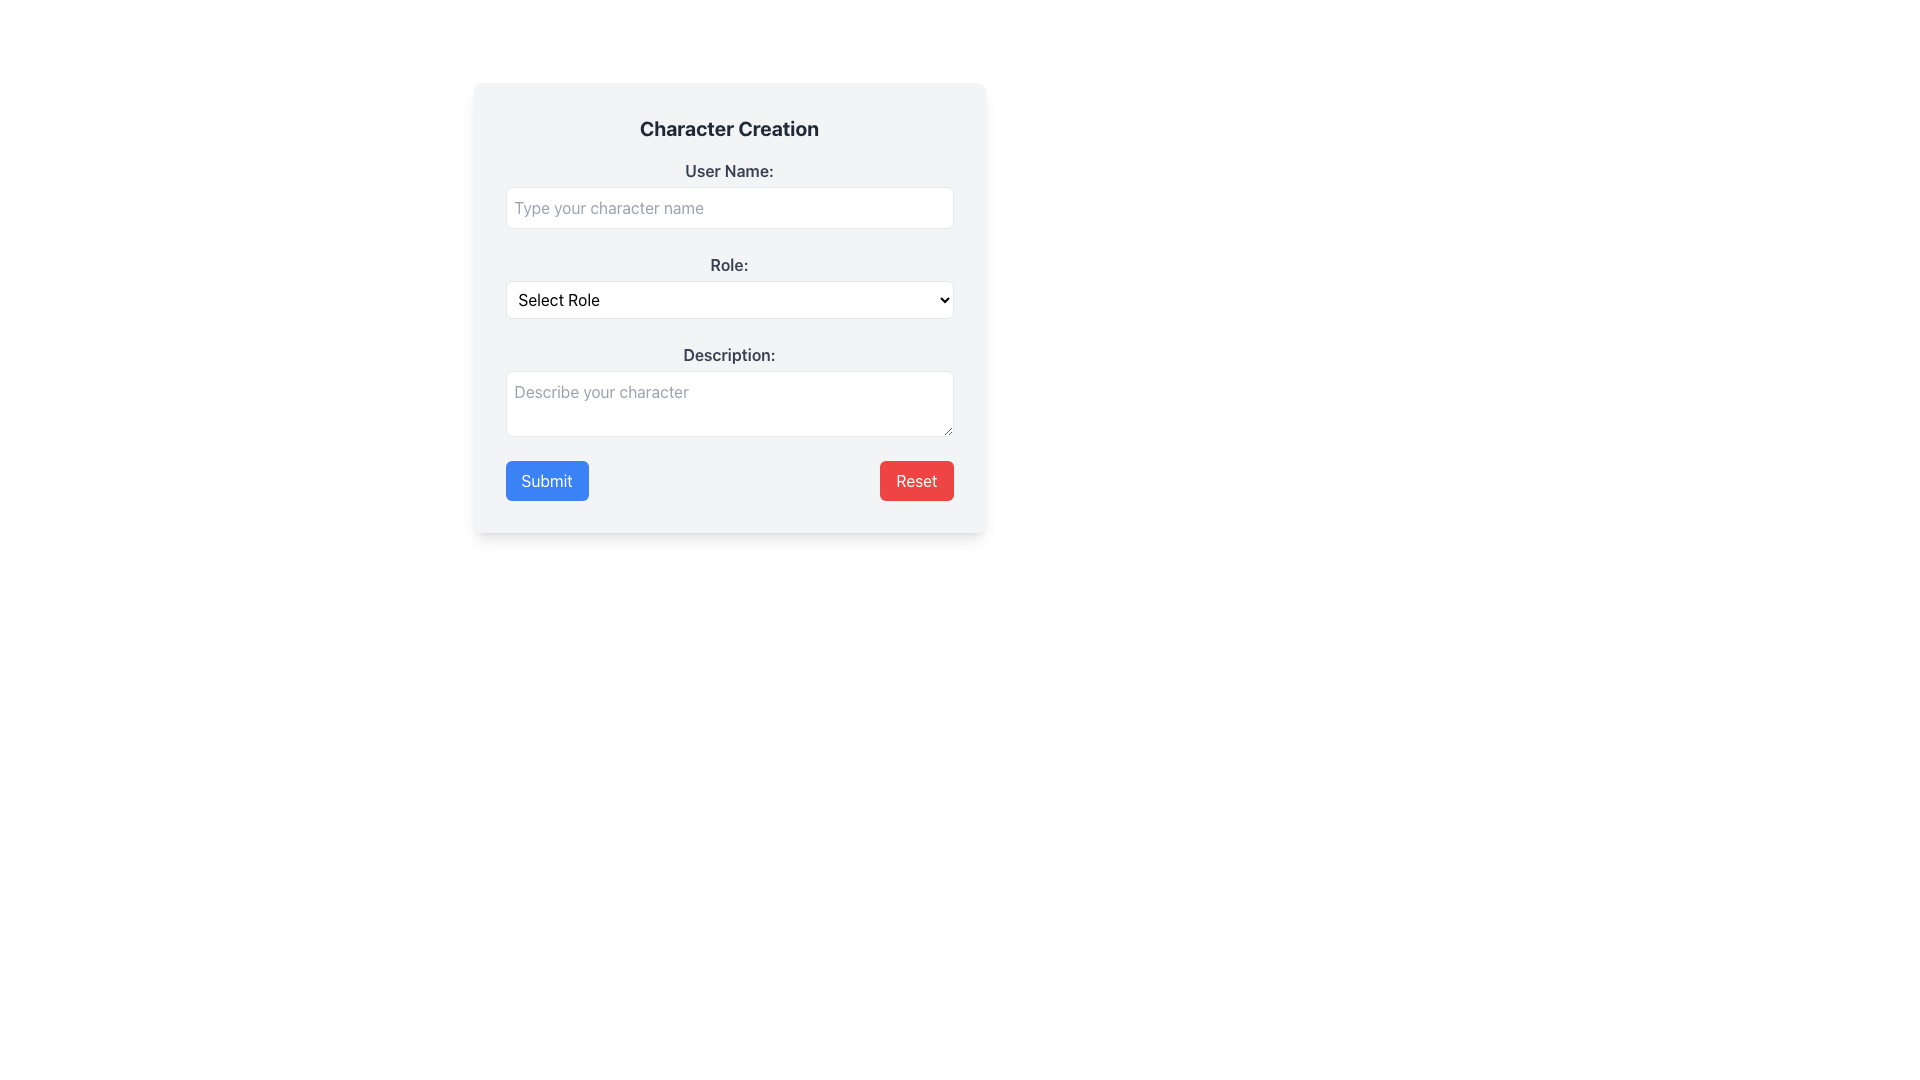 The image size is (1920, 1080). I want to click on the input field for entering the character name, which is centrally aligned beneath the 'Character Creation' title, so click(728, 193).